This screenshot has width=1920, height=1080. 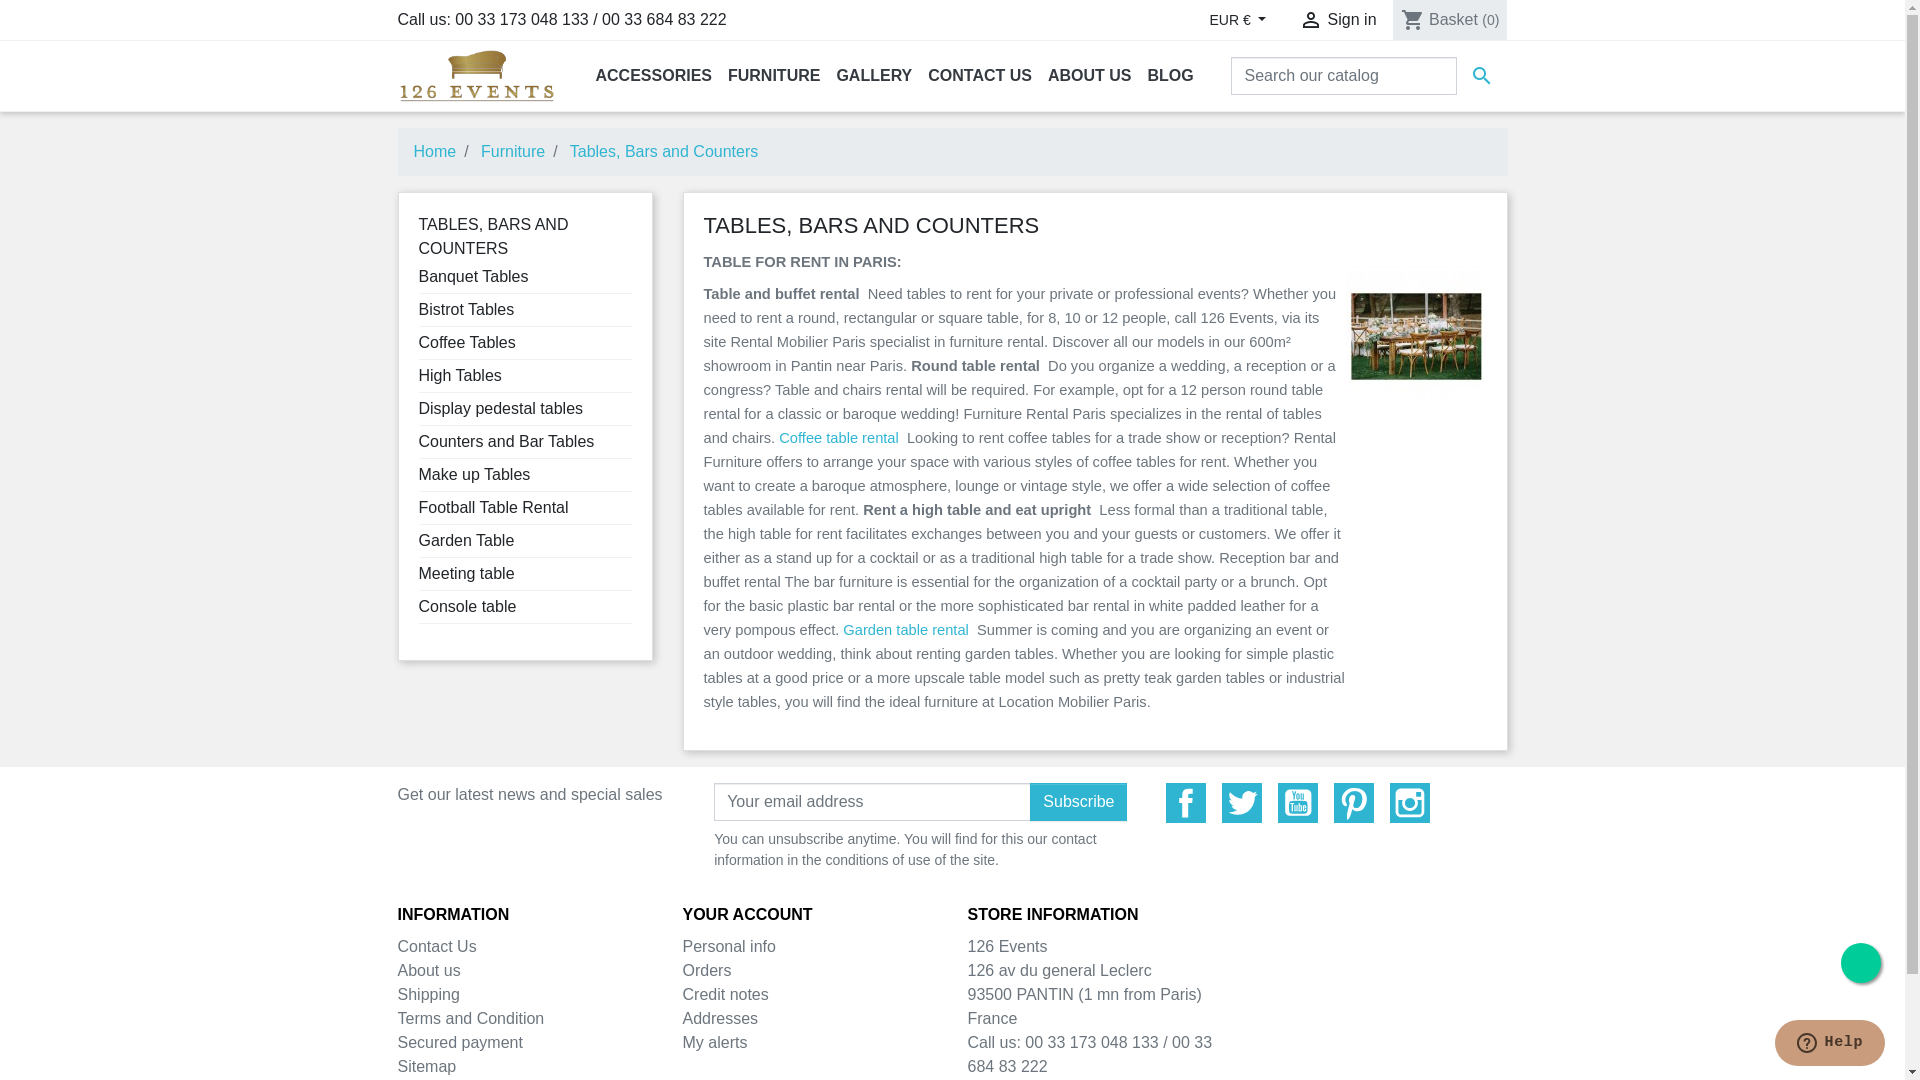 I want to click on 'Display pedestal tables', so click(x=500, y=407).